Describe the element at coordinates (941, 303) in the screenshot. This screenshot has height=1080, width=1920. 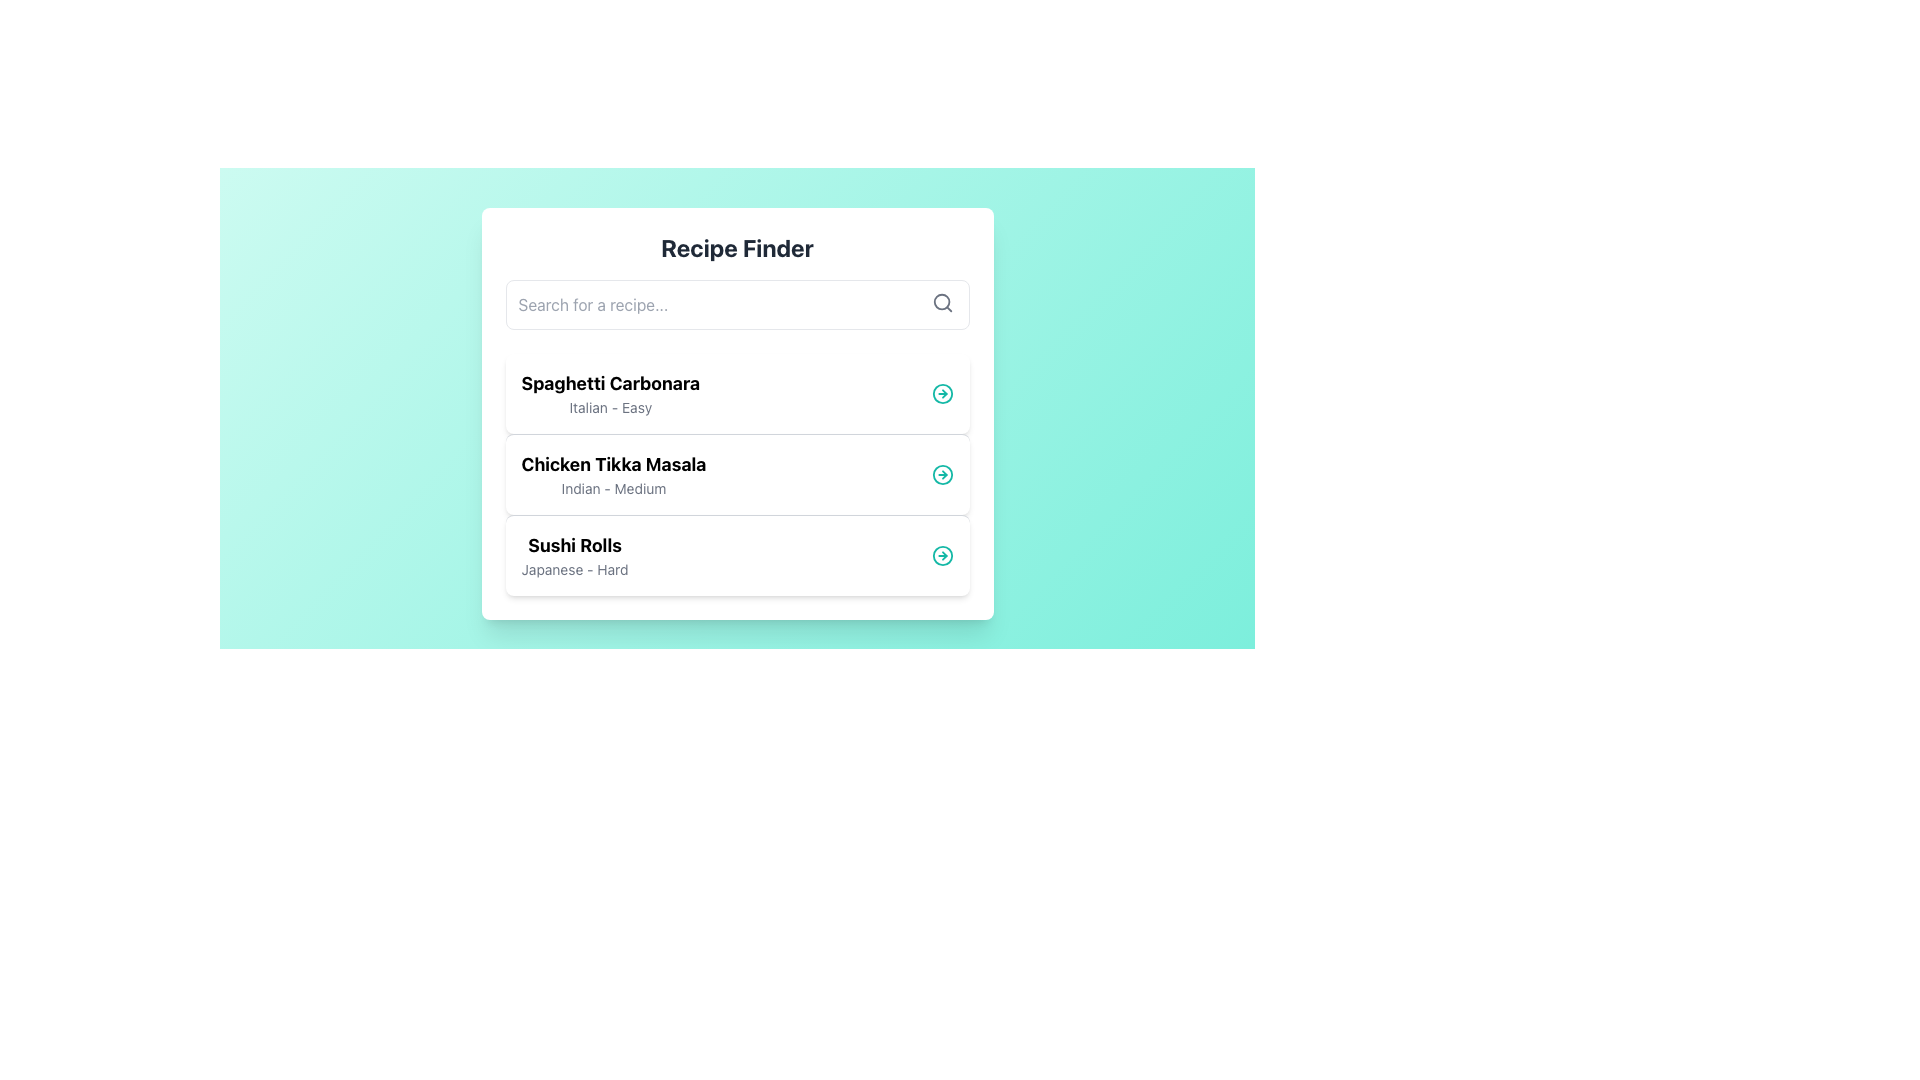
I see `the search icon located at the far-right inside the search bar in the modal interface` at that location.